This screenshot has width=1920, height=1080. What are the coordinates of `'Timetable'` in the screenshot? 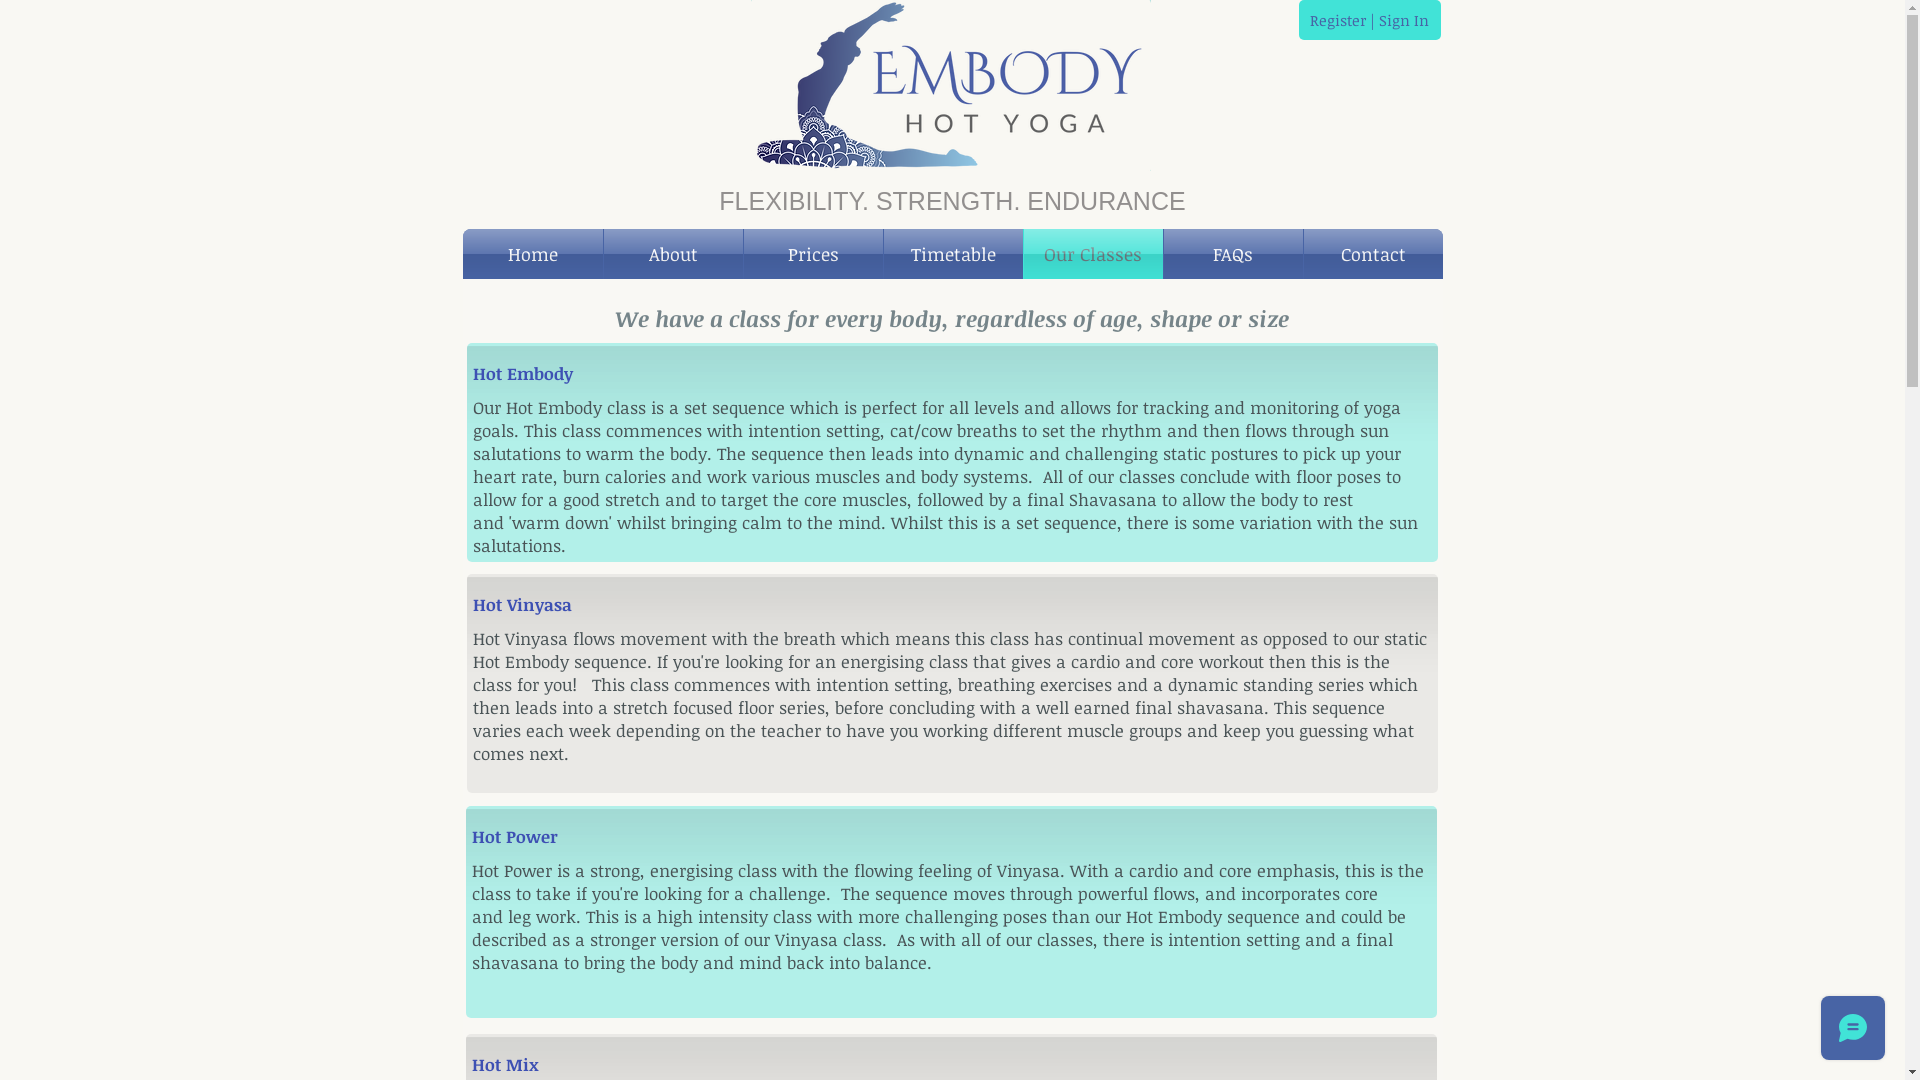 It's located at (952, 253).